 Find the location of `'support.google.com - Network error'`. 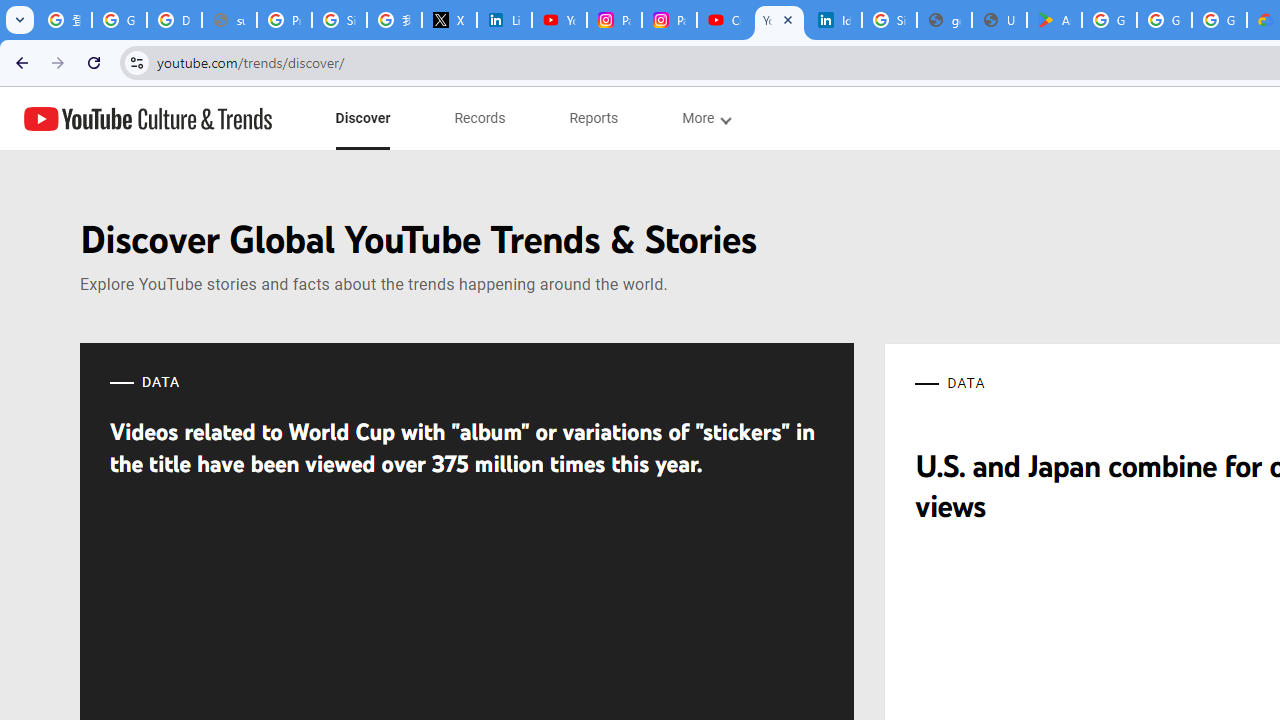

'support.google.com - Network error' is located at coordinates (229, 20).